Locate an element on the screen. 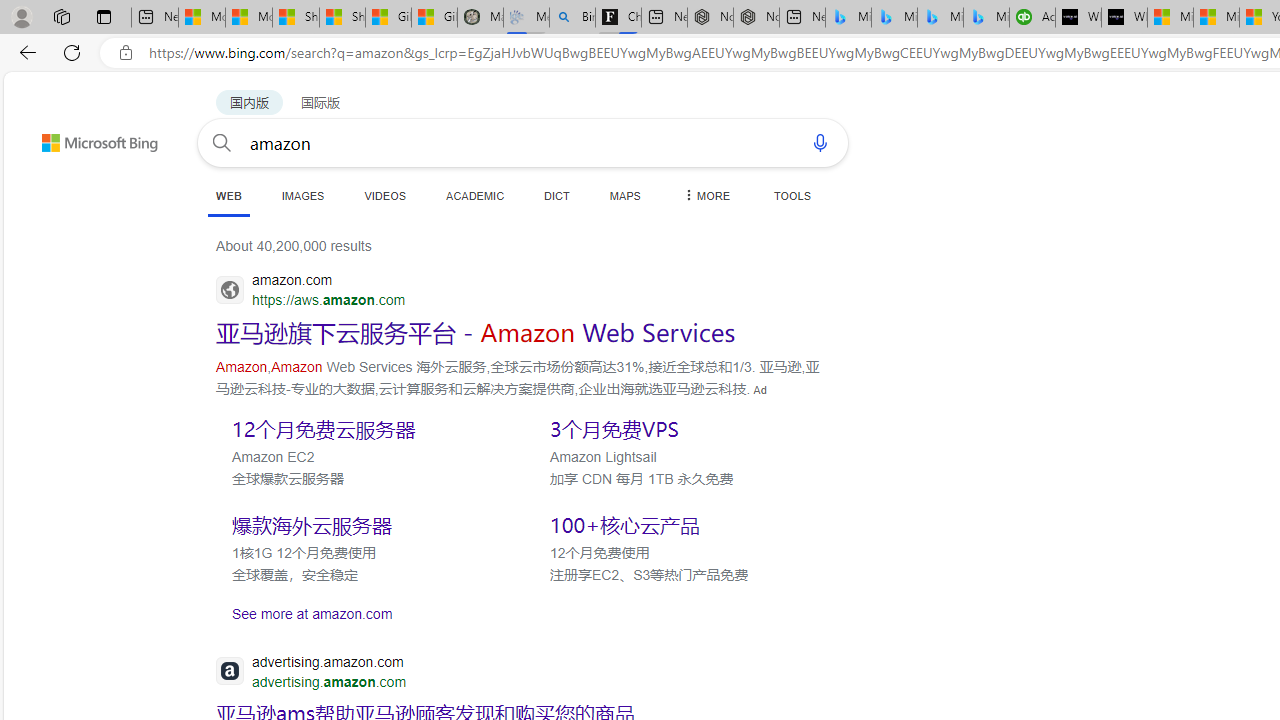 This screenshot has width=1280, height=720. 'Microsoft Bing Travel - Stays in Bangkok, Bangkok, Thailand' is located at coordinates (893, 17).